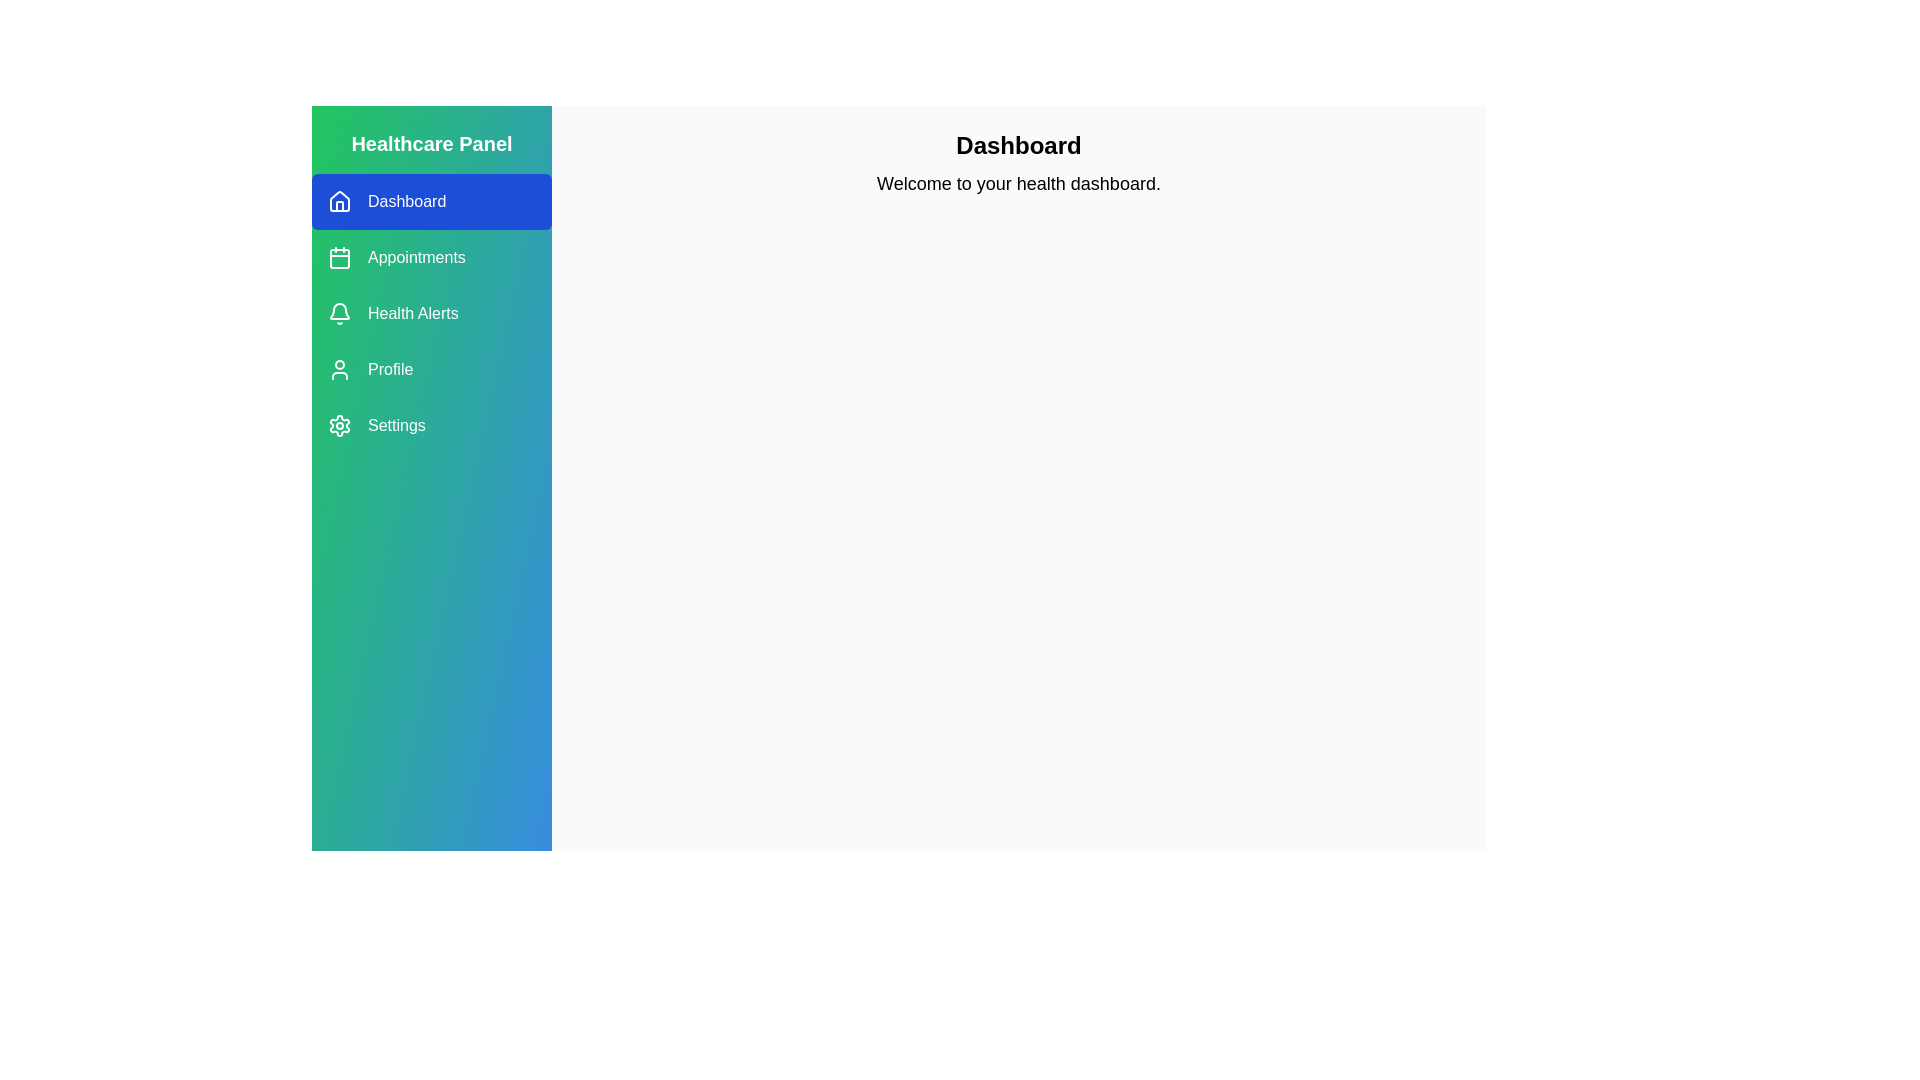  What do you see at coordinates (431, 313) in the screenshot?
I see `the 'Health Alerts' button in the sidebar navigation menu` at bounding box center [431, 313].